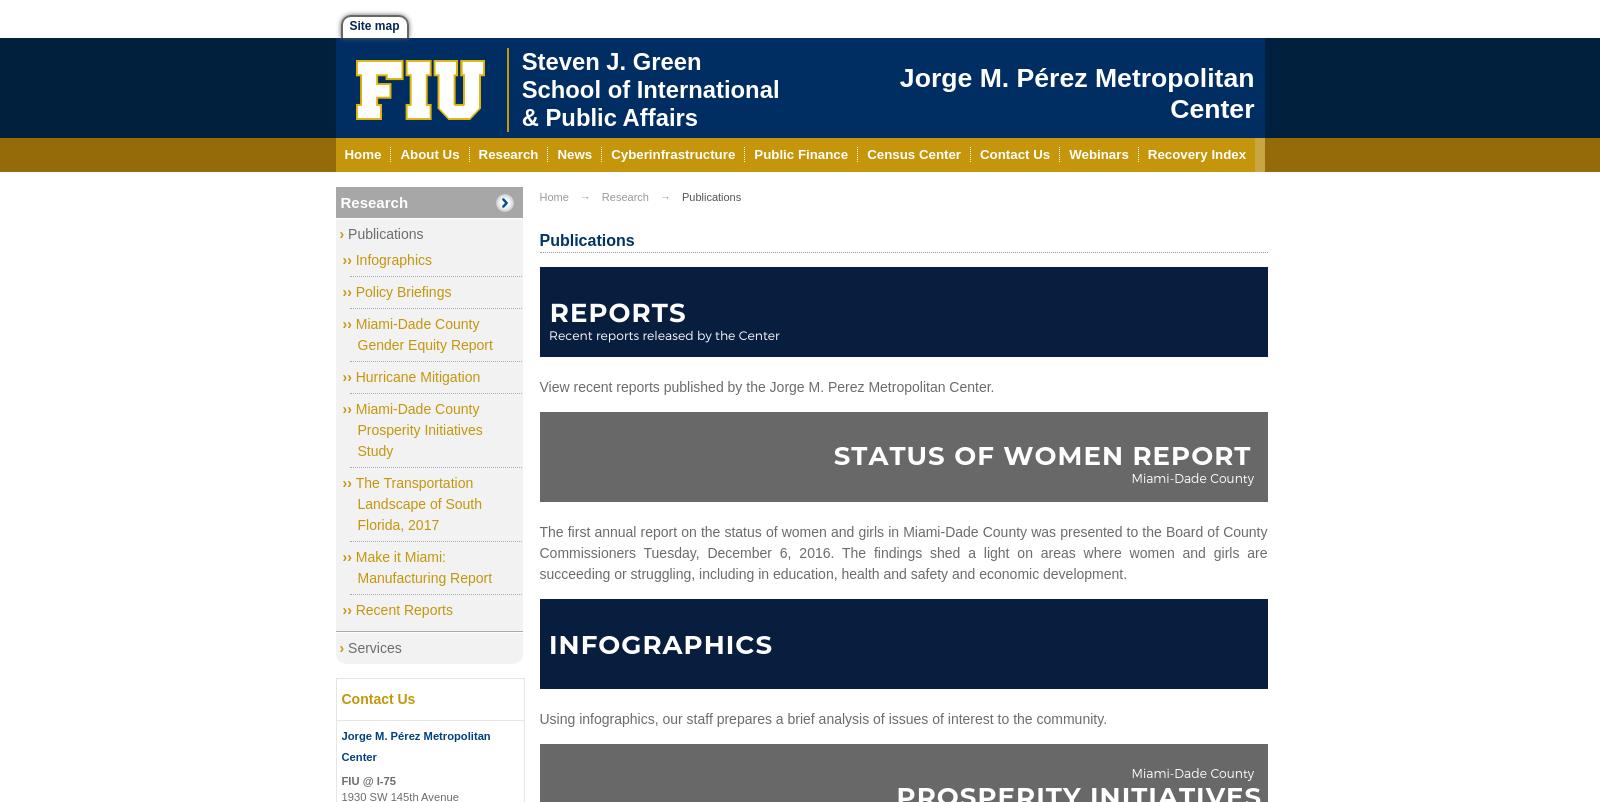 This screenshot has height=802, width=1600. I want to click on 'The Transportation Landscape of South Florida, 2017', so click(417, 503).